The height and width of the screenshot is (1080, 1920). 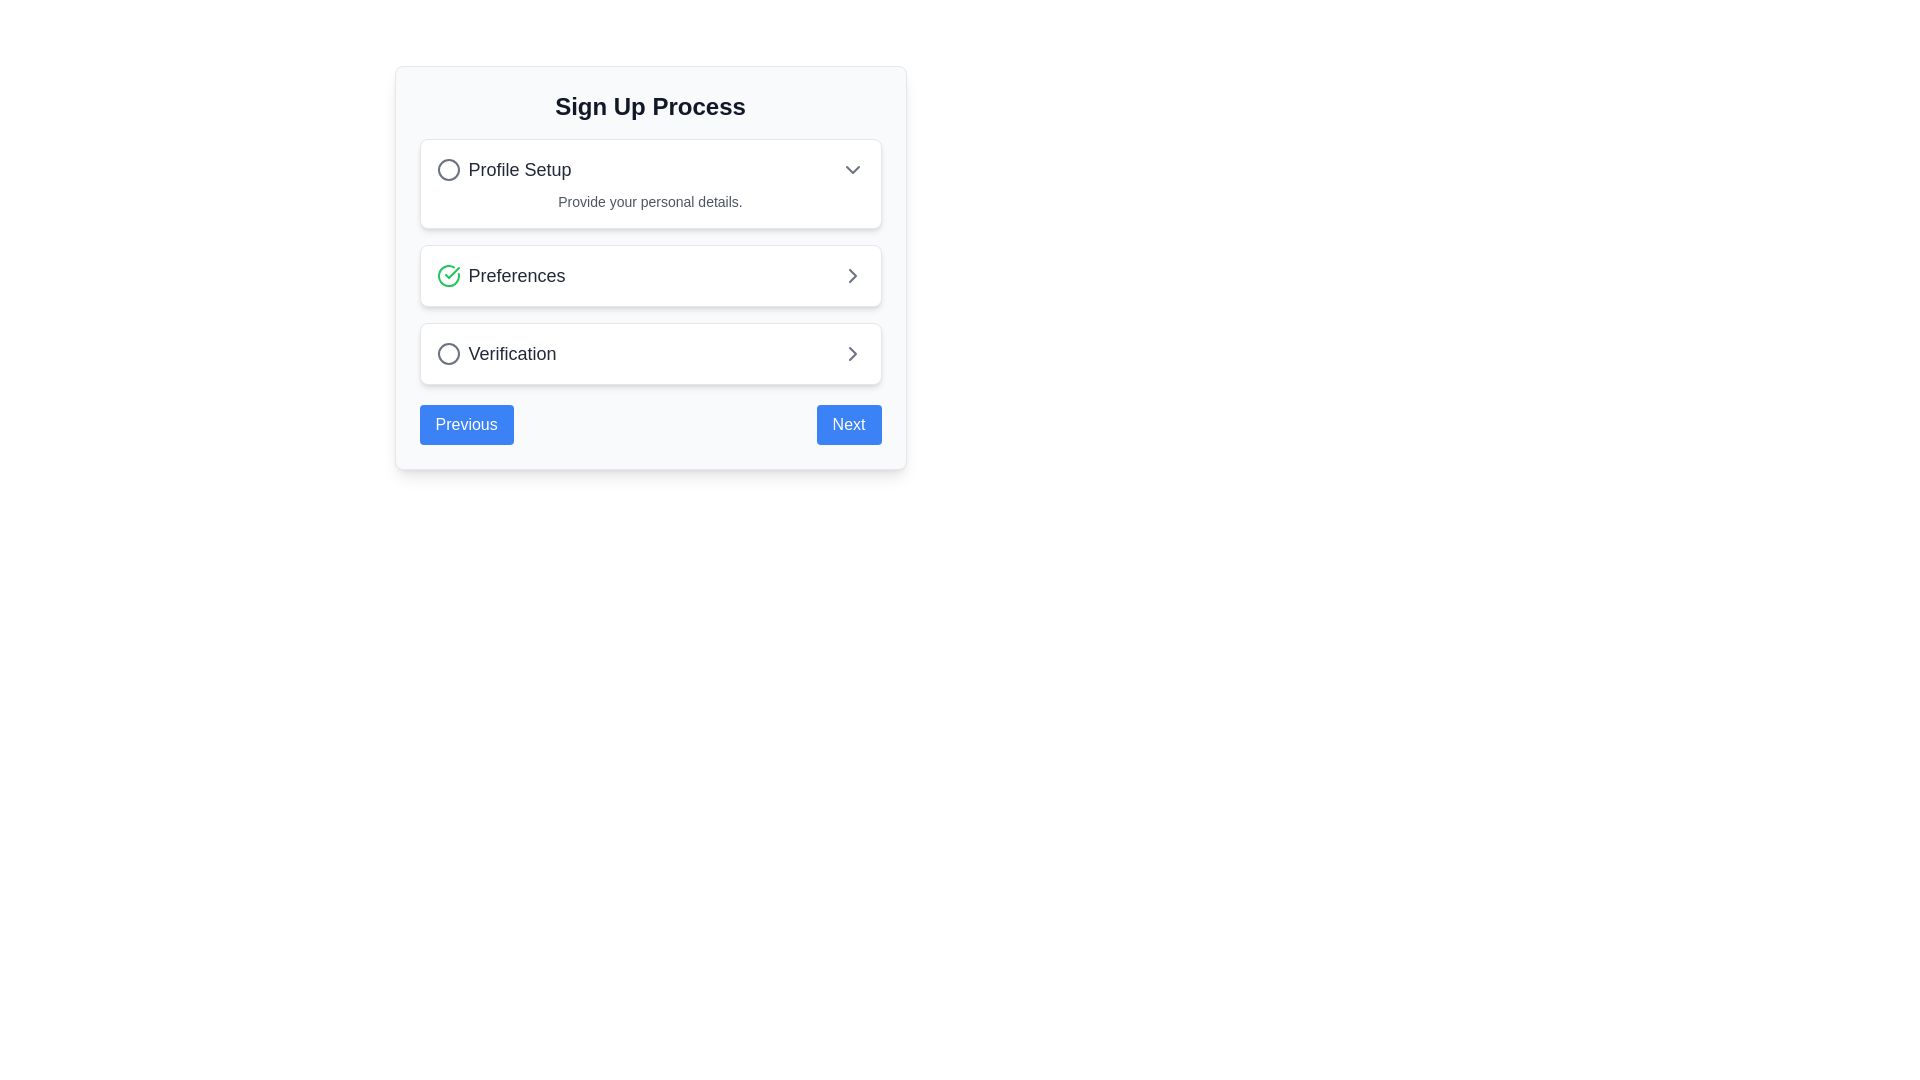 I want to click on the topmost expandable list item in the card, which is centrally aligned and located above 'Preferences' and 'Verification', so click(x=650, y=168).